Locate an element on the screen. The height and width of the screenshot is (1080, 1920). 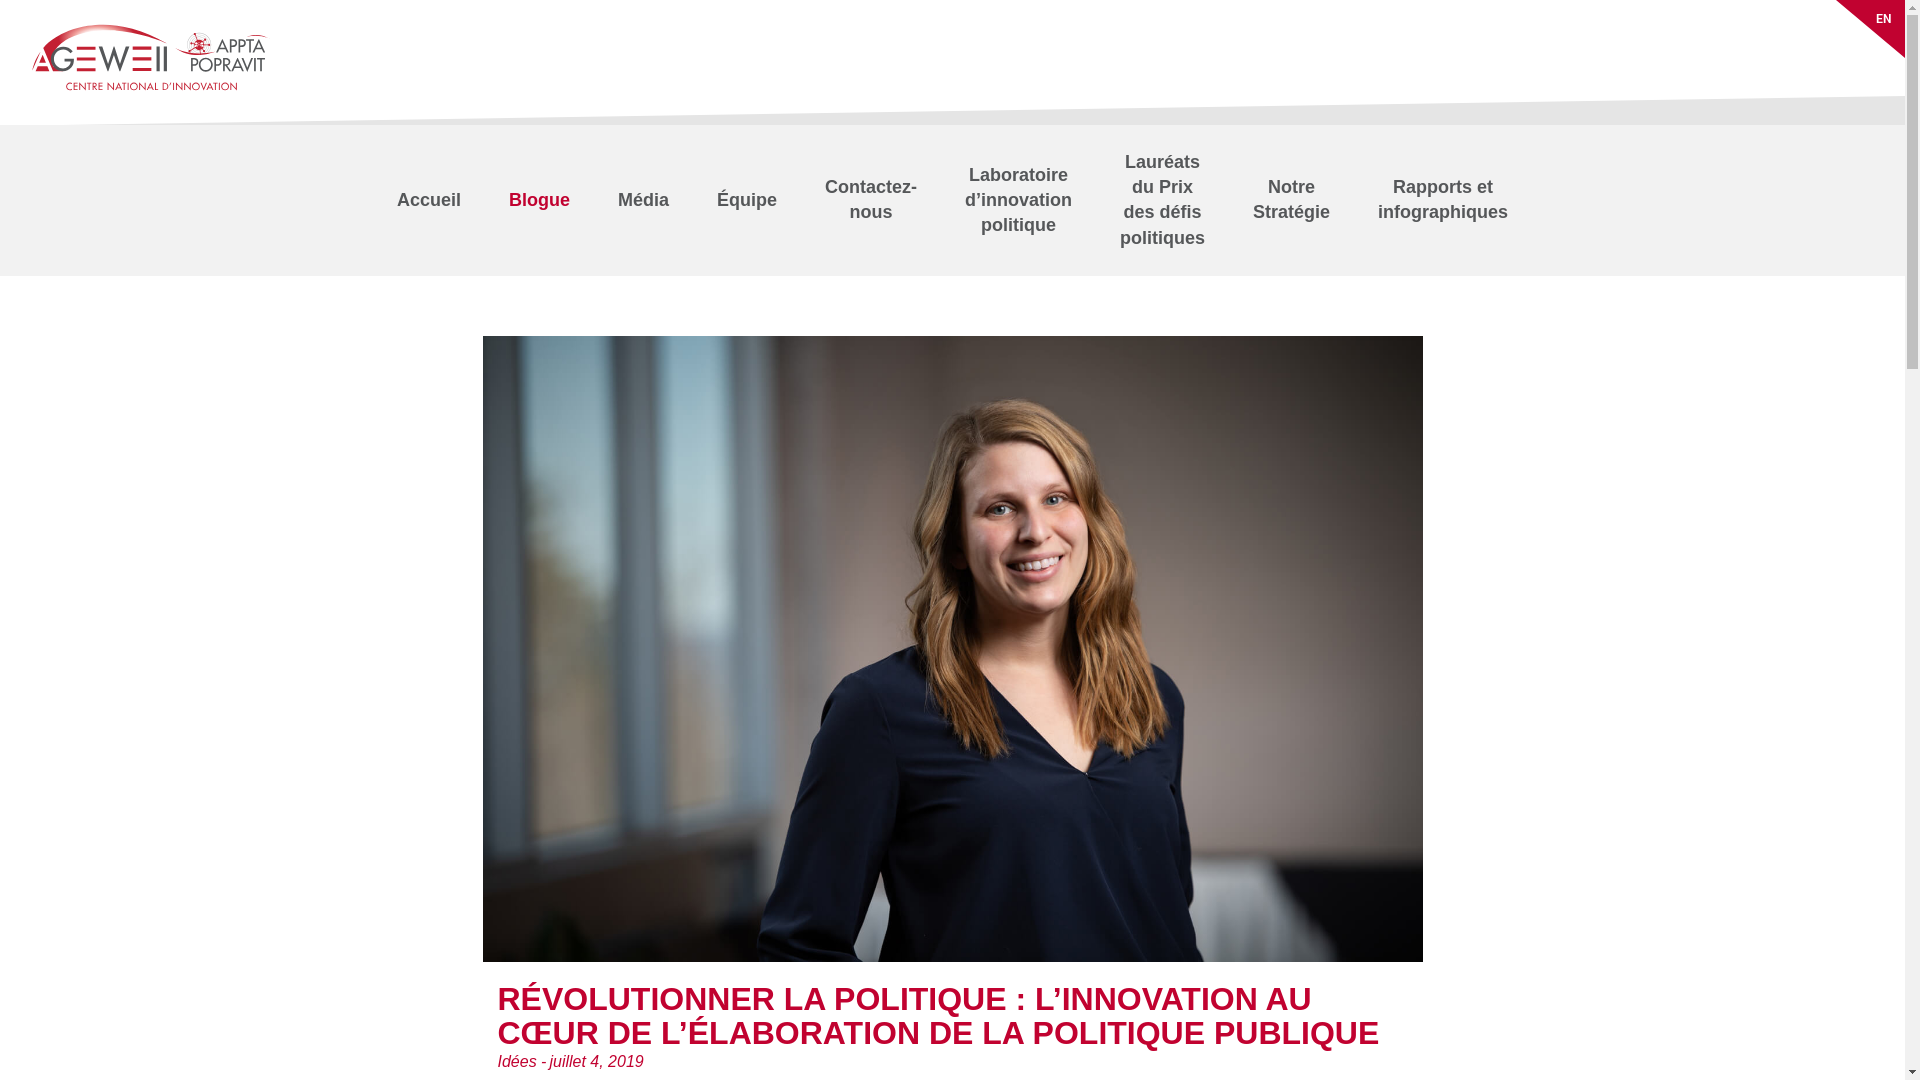
'Rapports et infographiques' is located at coordinates (1443, 200).